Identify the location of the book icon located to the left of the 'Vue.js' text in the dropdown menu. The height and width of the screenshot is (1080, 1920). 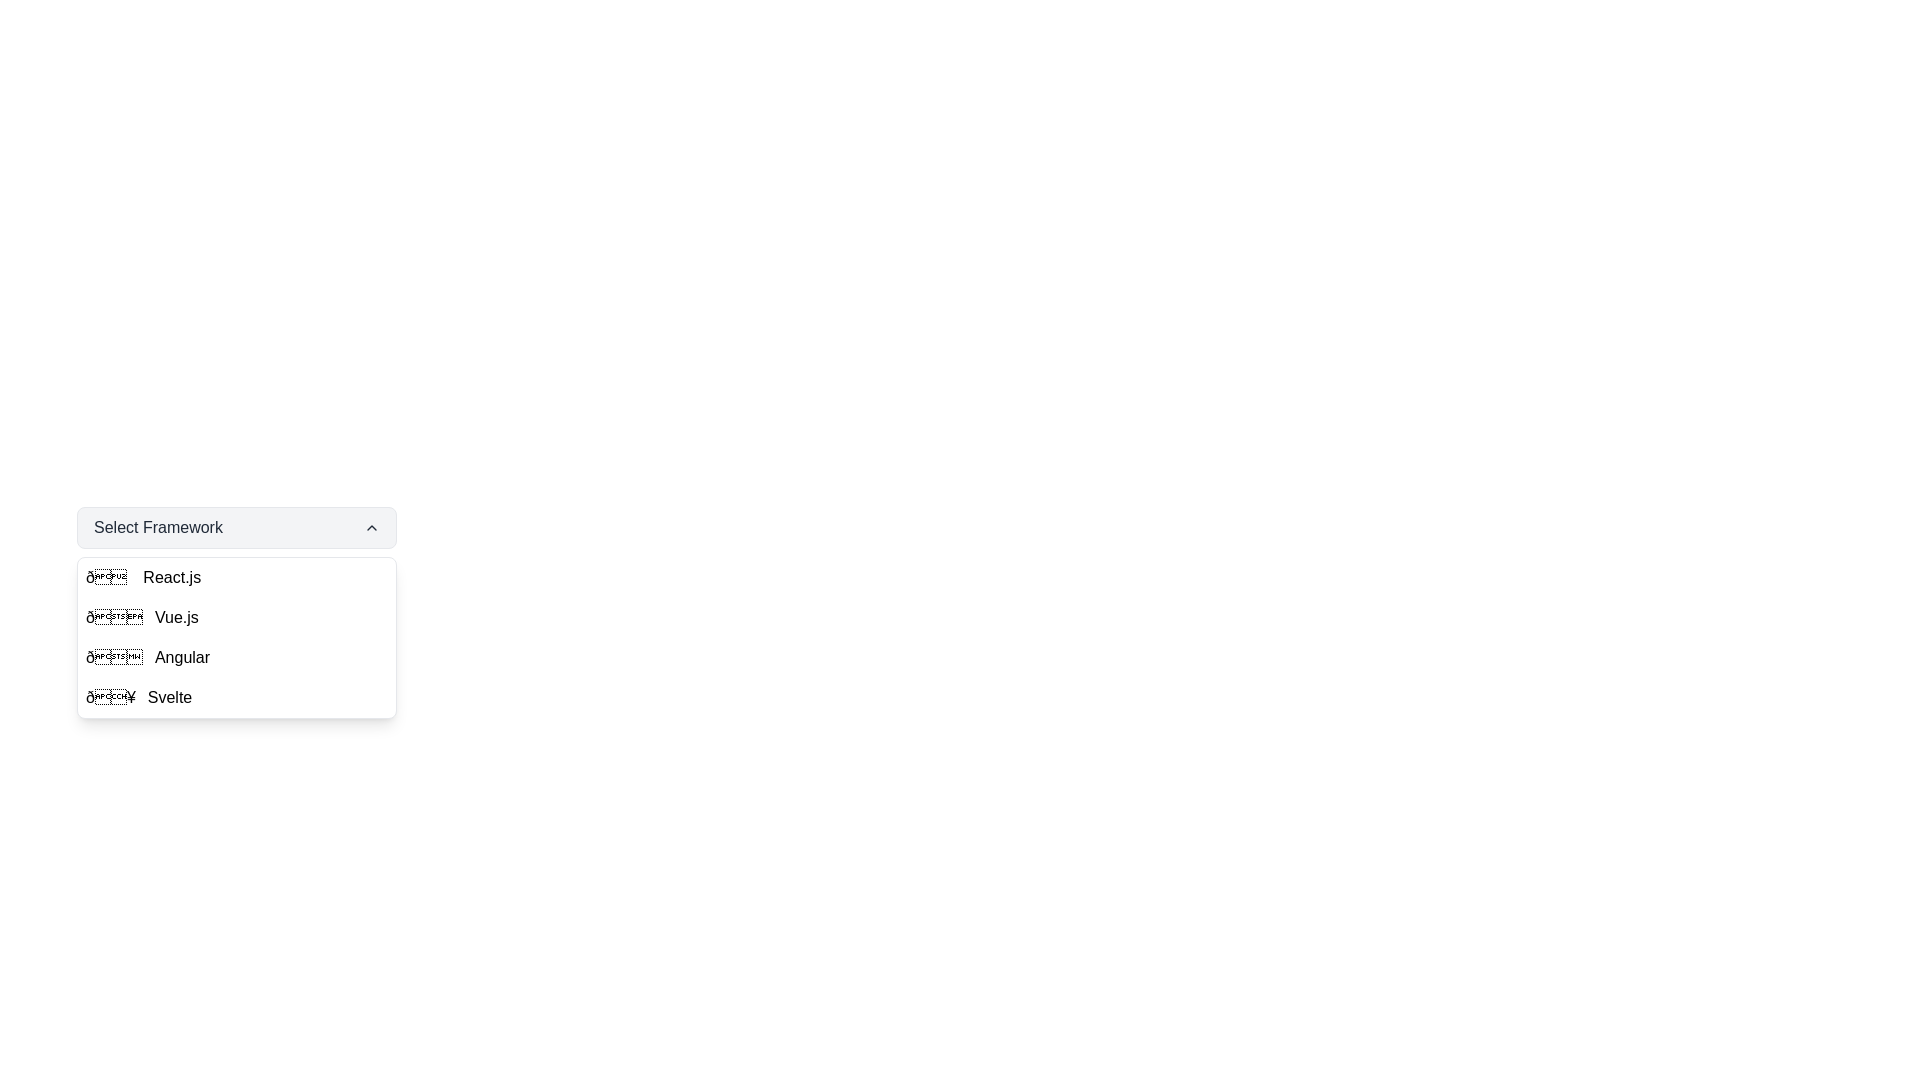
(113, 616).